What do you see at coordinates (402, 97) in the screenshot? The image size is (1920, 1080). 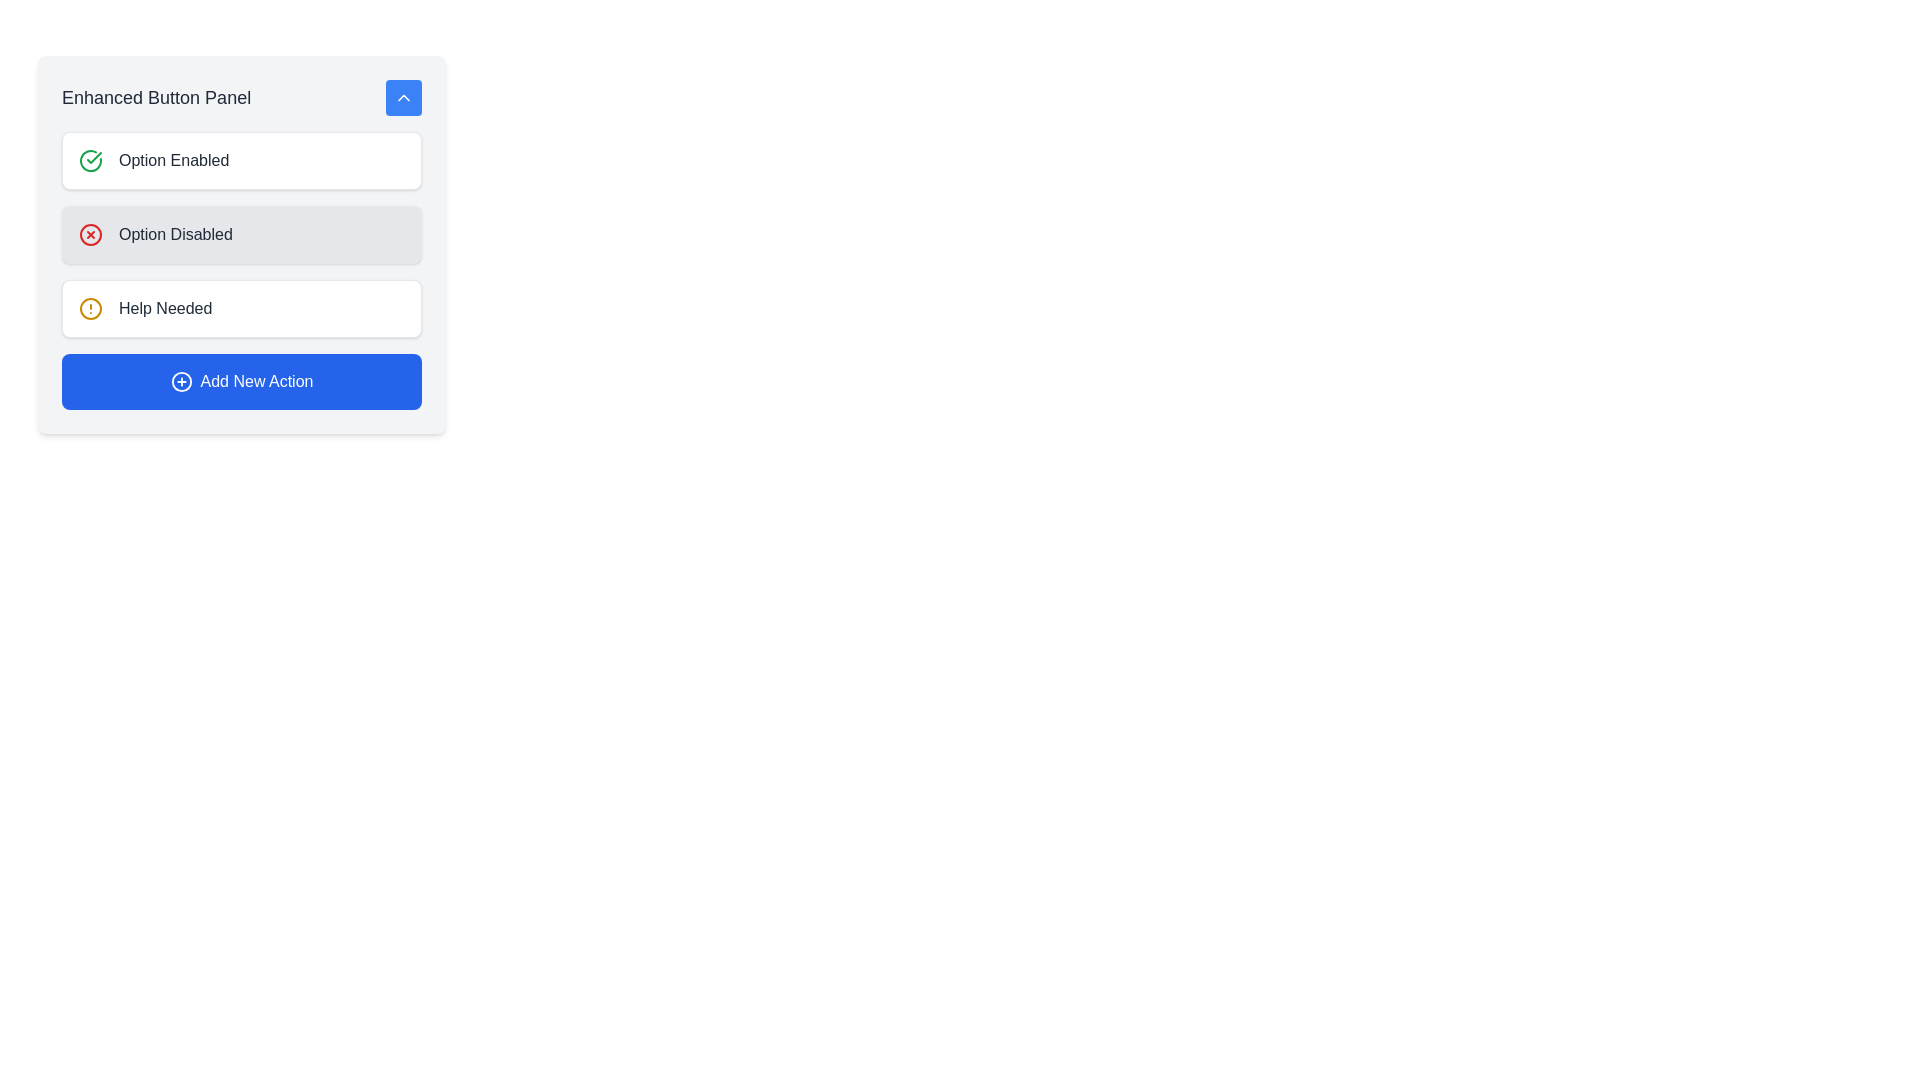 I see `the chevron-up icon located within the blue button at the top right of the 'Enhanced Button Panel', which serves as an indicator for upward actions` at bounding box center [402, 97].